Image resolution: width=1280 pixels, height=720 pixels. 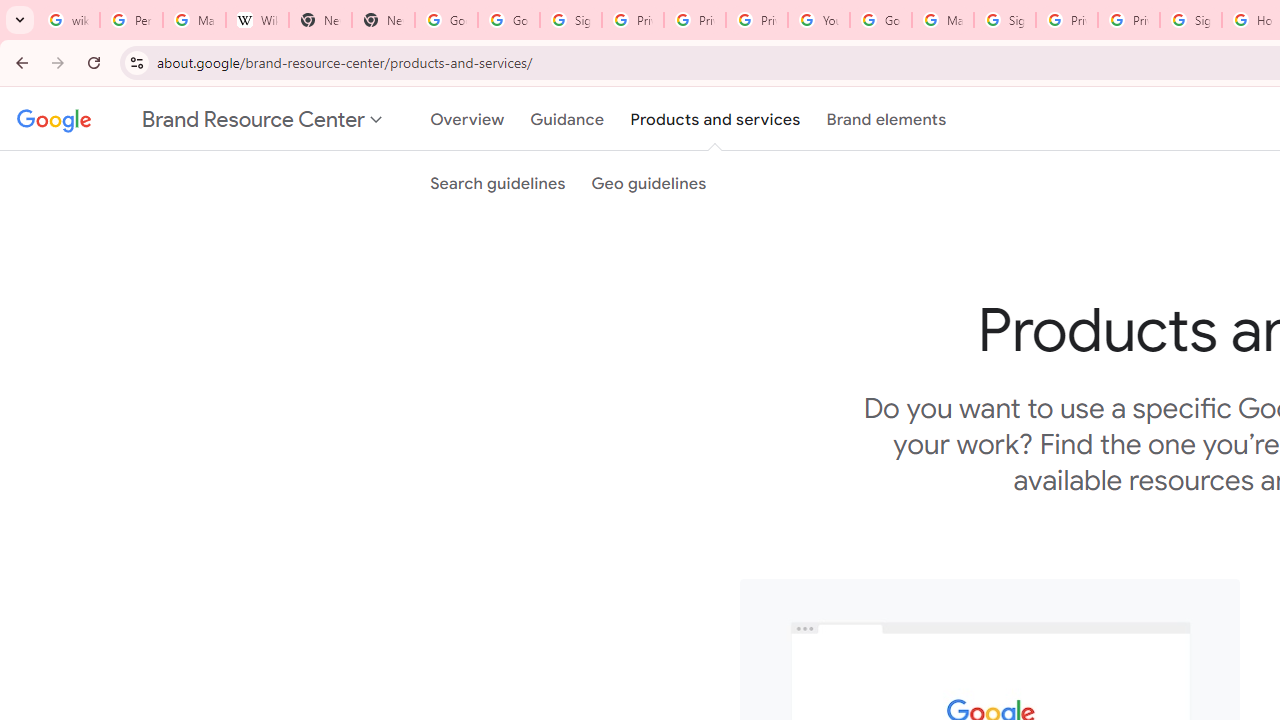 What do you see at coordinates (320, 20) in the screenshot?
I see `'New Tab'` at bounding box center [320, 20].